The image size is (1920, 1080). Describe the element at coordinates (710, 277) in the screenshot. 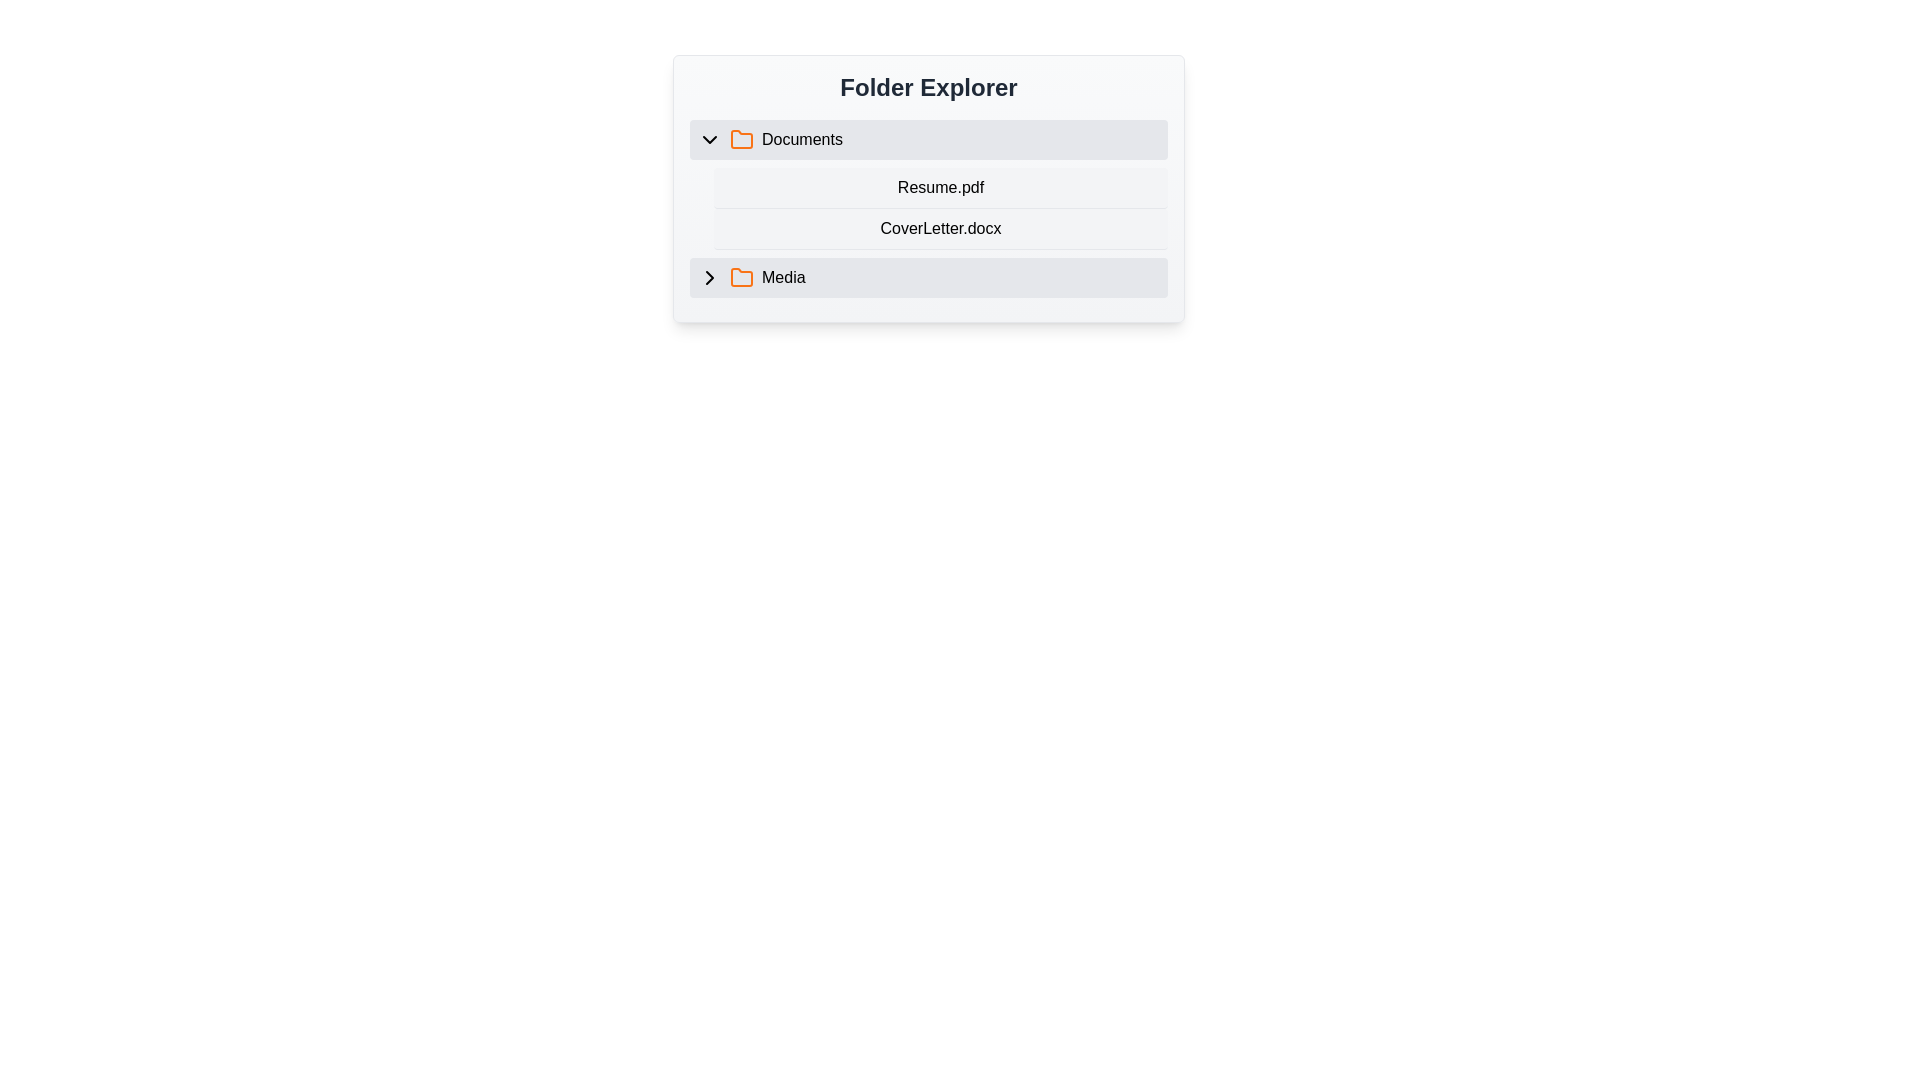

I see `the right-pointing arrow icon located to the left of the 'Media' text in the lower section of the 'Folder Explorer' interface` at that location.